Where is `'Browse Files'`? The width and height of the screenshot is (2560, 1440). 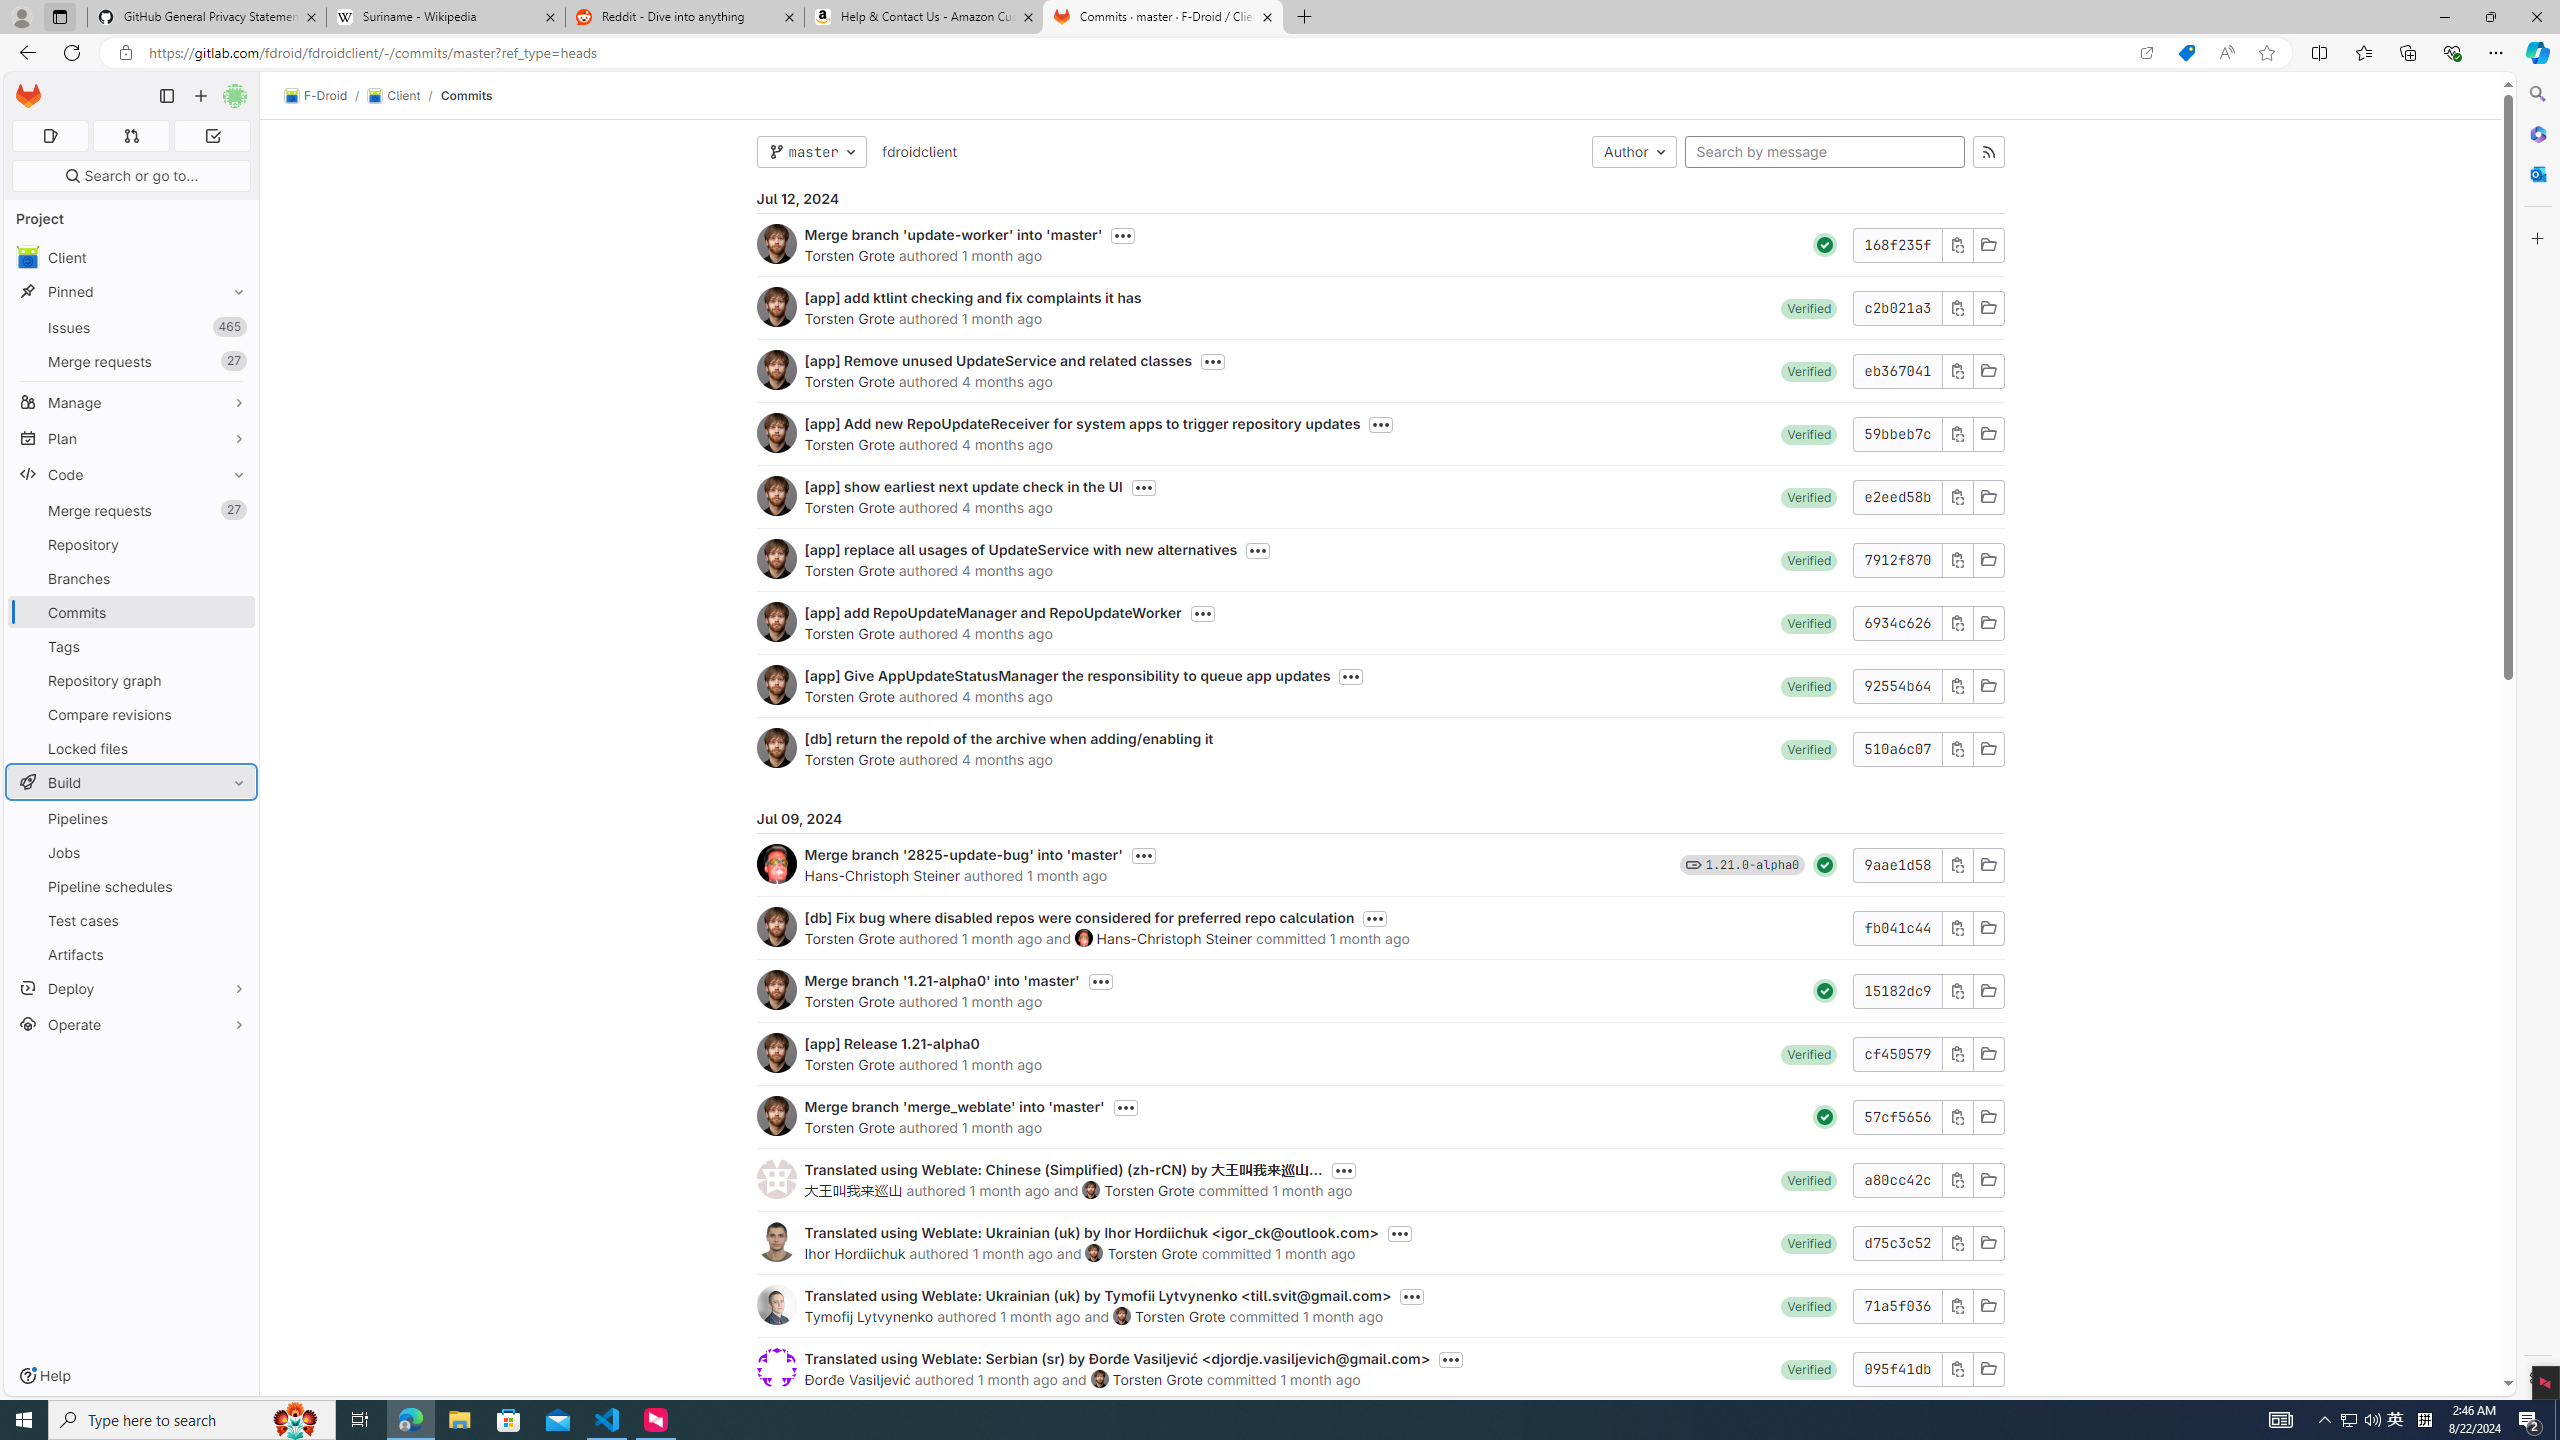 'Browse Files' is located at coordinates (1986, 1367).